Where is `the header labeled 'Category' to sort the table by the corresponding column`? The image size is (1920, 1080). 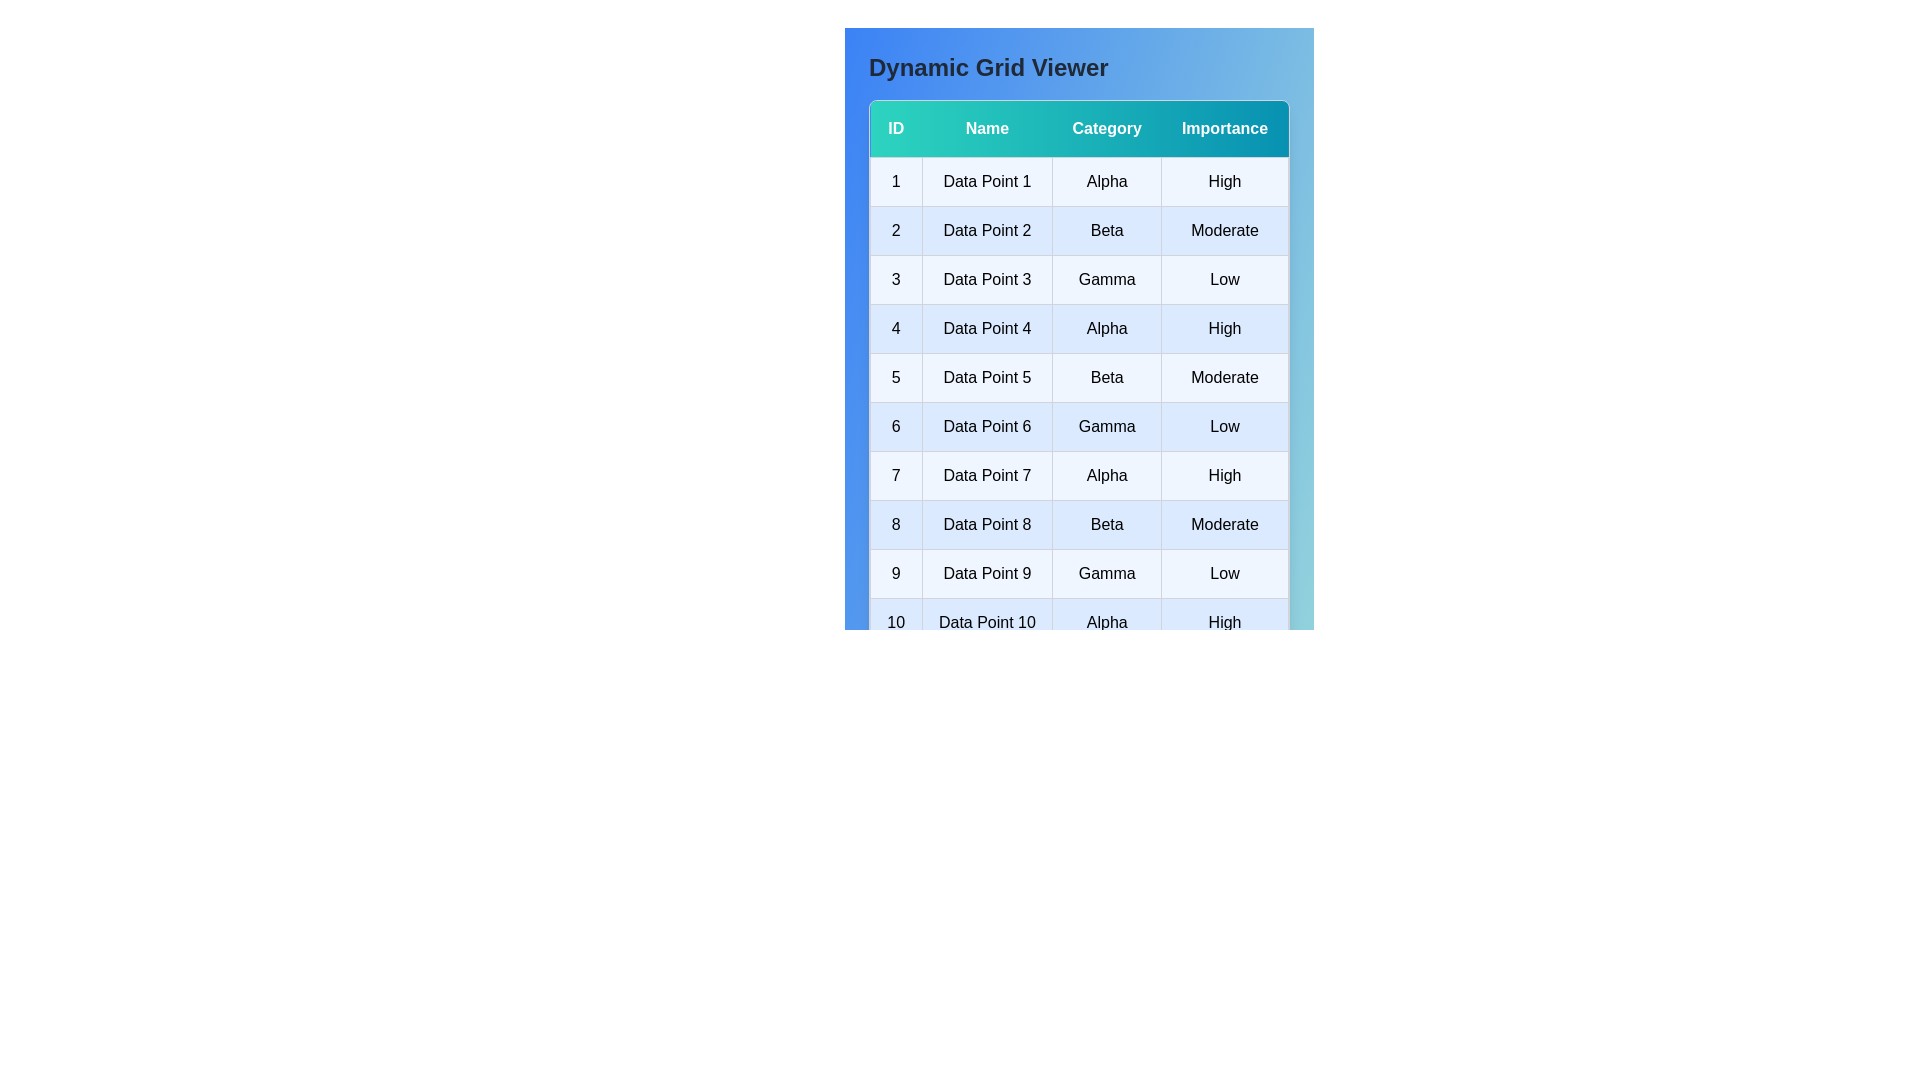 the header labeled 'Category' to sort the table by the corresponding column is located at coordinates (1106, 129).